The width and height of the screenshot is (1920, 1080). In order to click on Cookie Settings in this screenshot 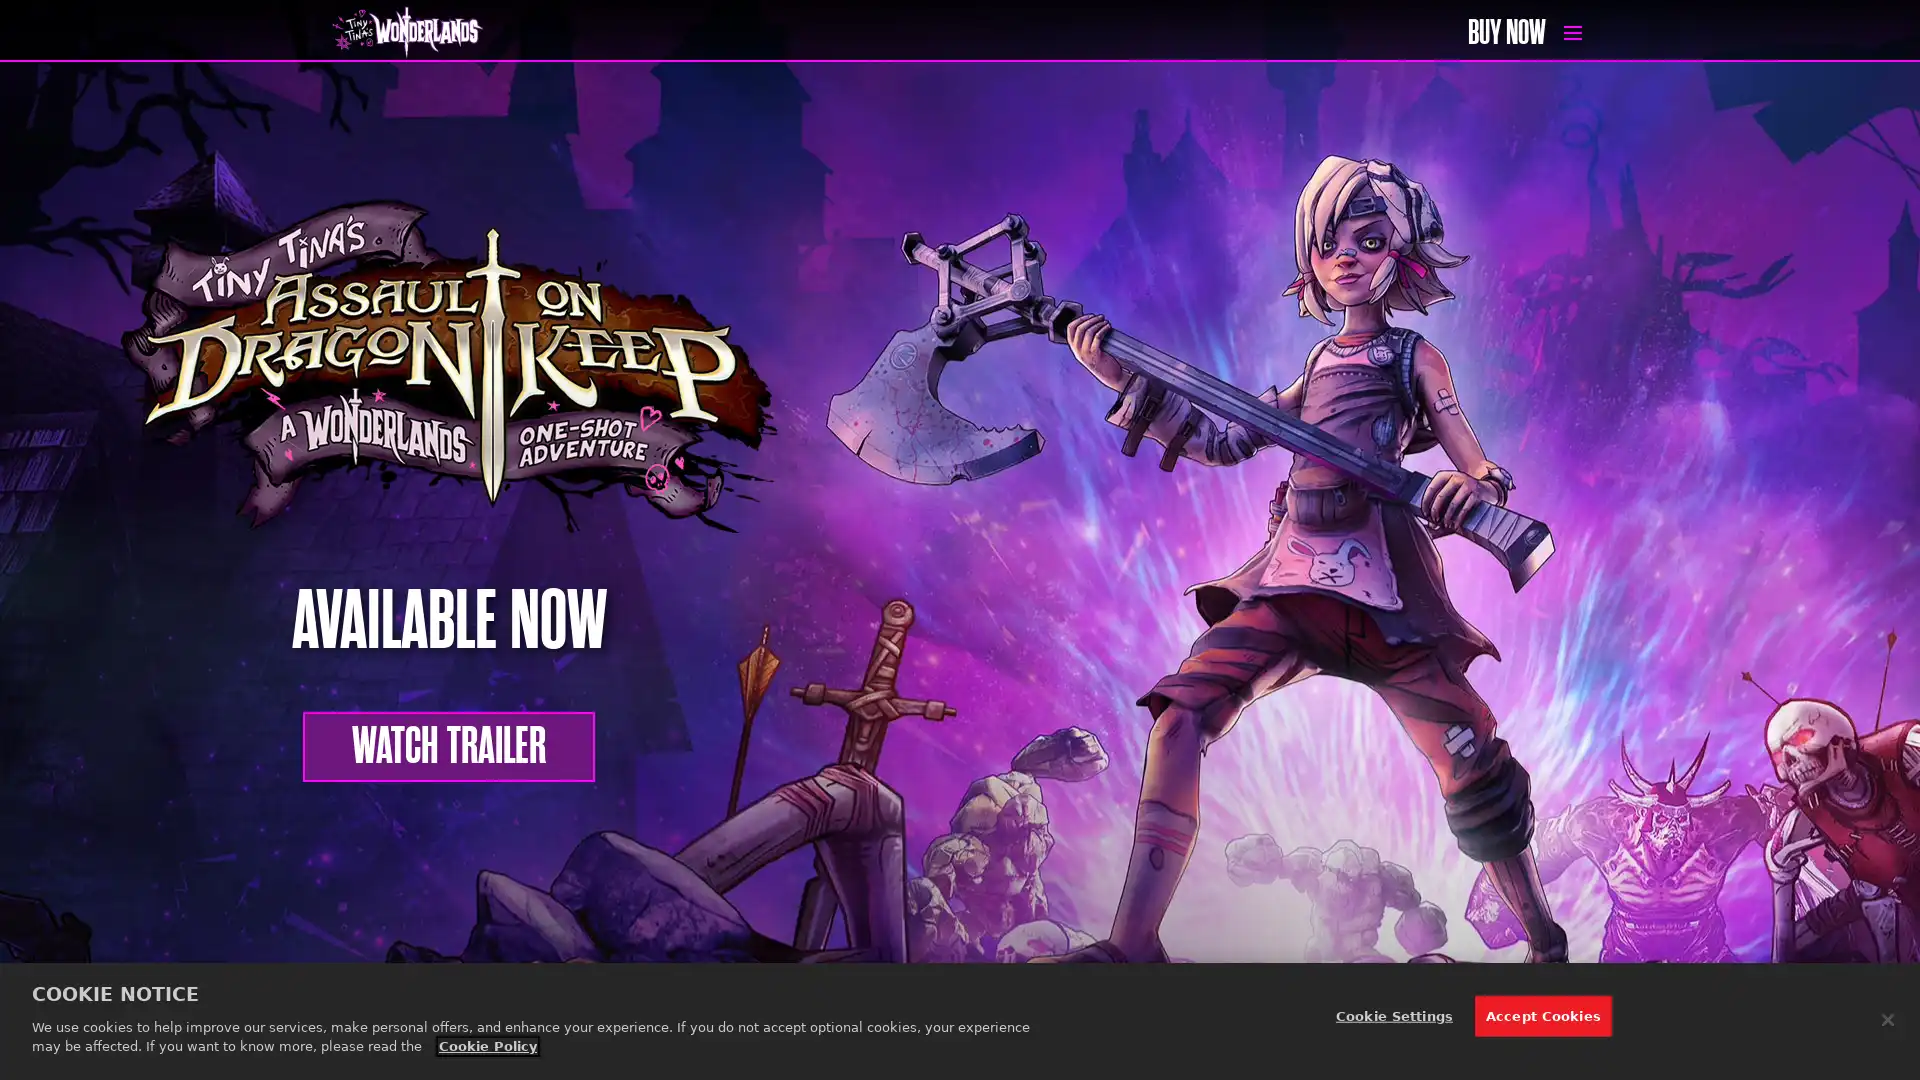, I will do `click(1392, 1015)`.